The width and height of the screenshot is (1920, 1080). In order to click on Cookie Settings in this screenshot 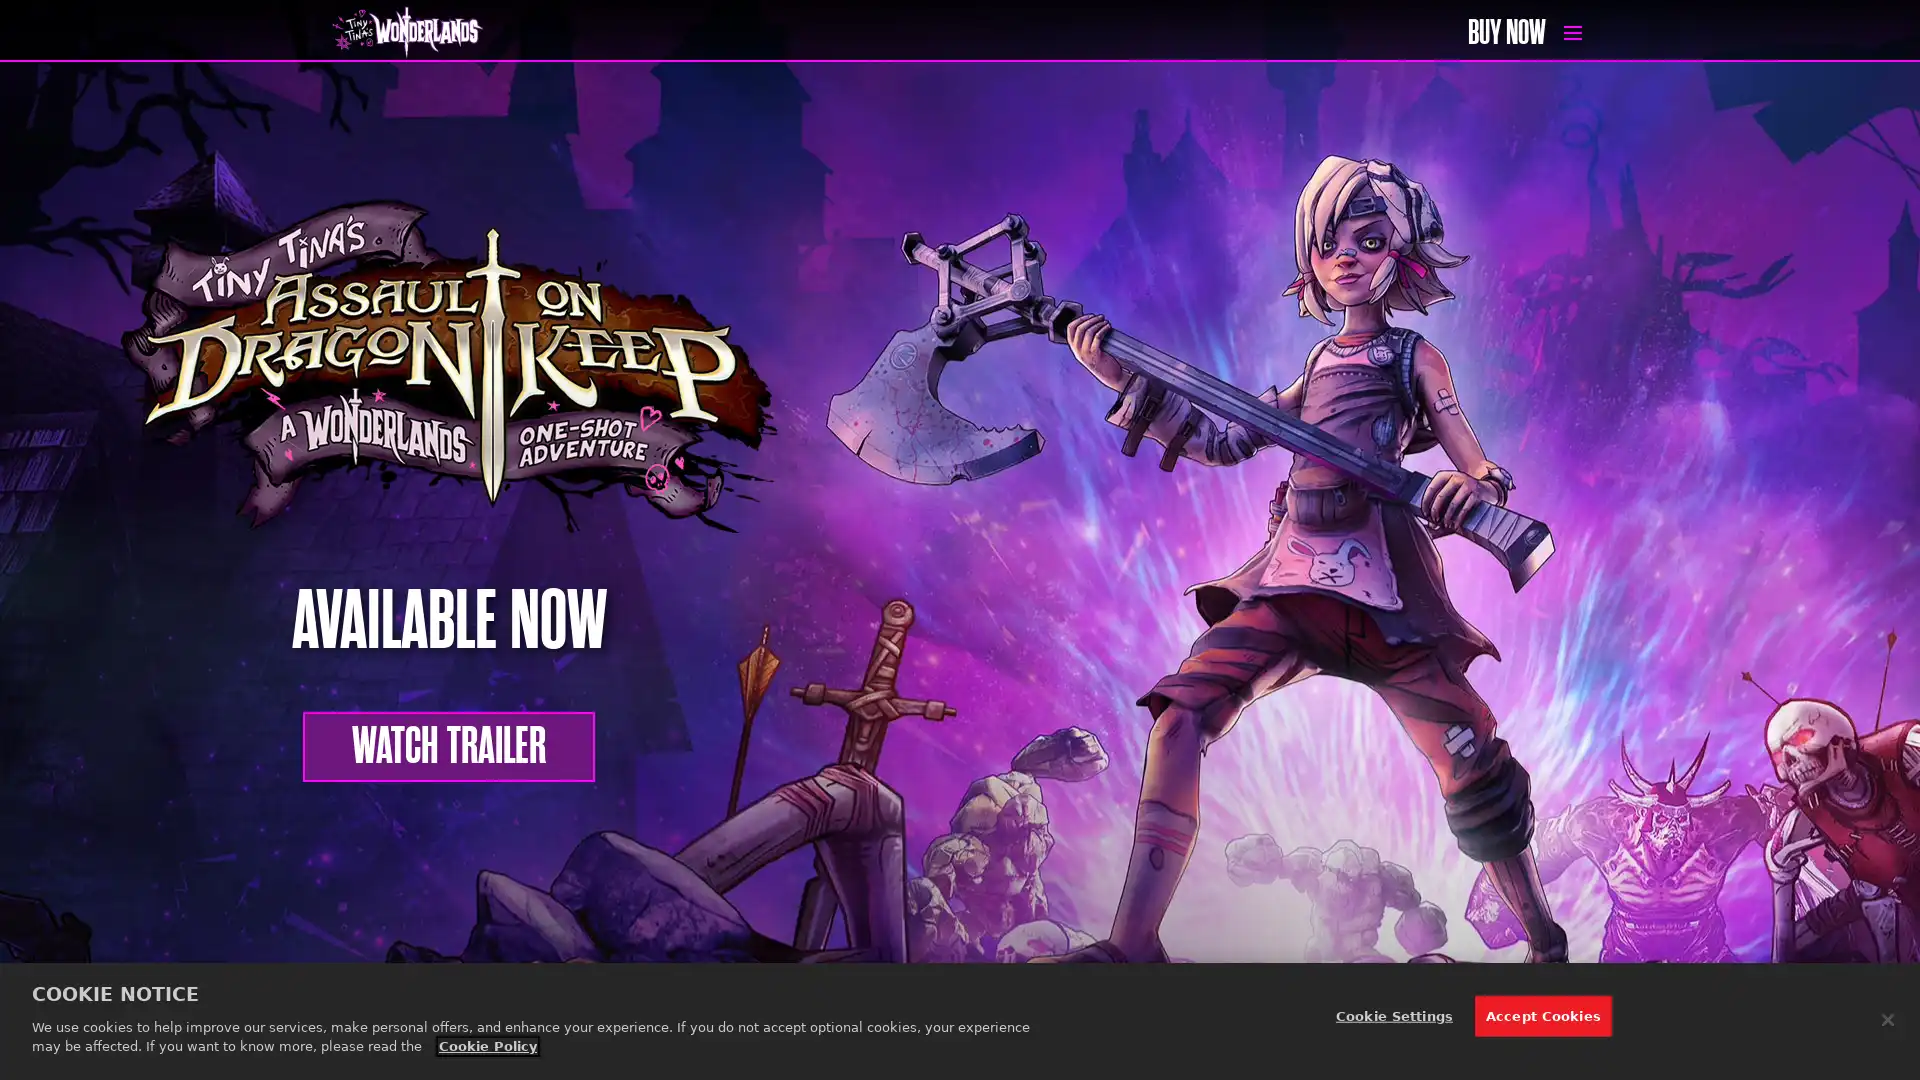, I will do `click(1392, 1015)`.